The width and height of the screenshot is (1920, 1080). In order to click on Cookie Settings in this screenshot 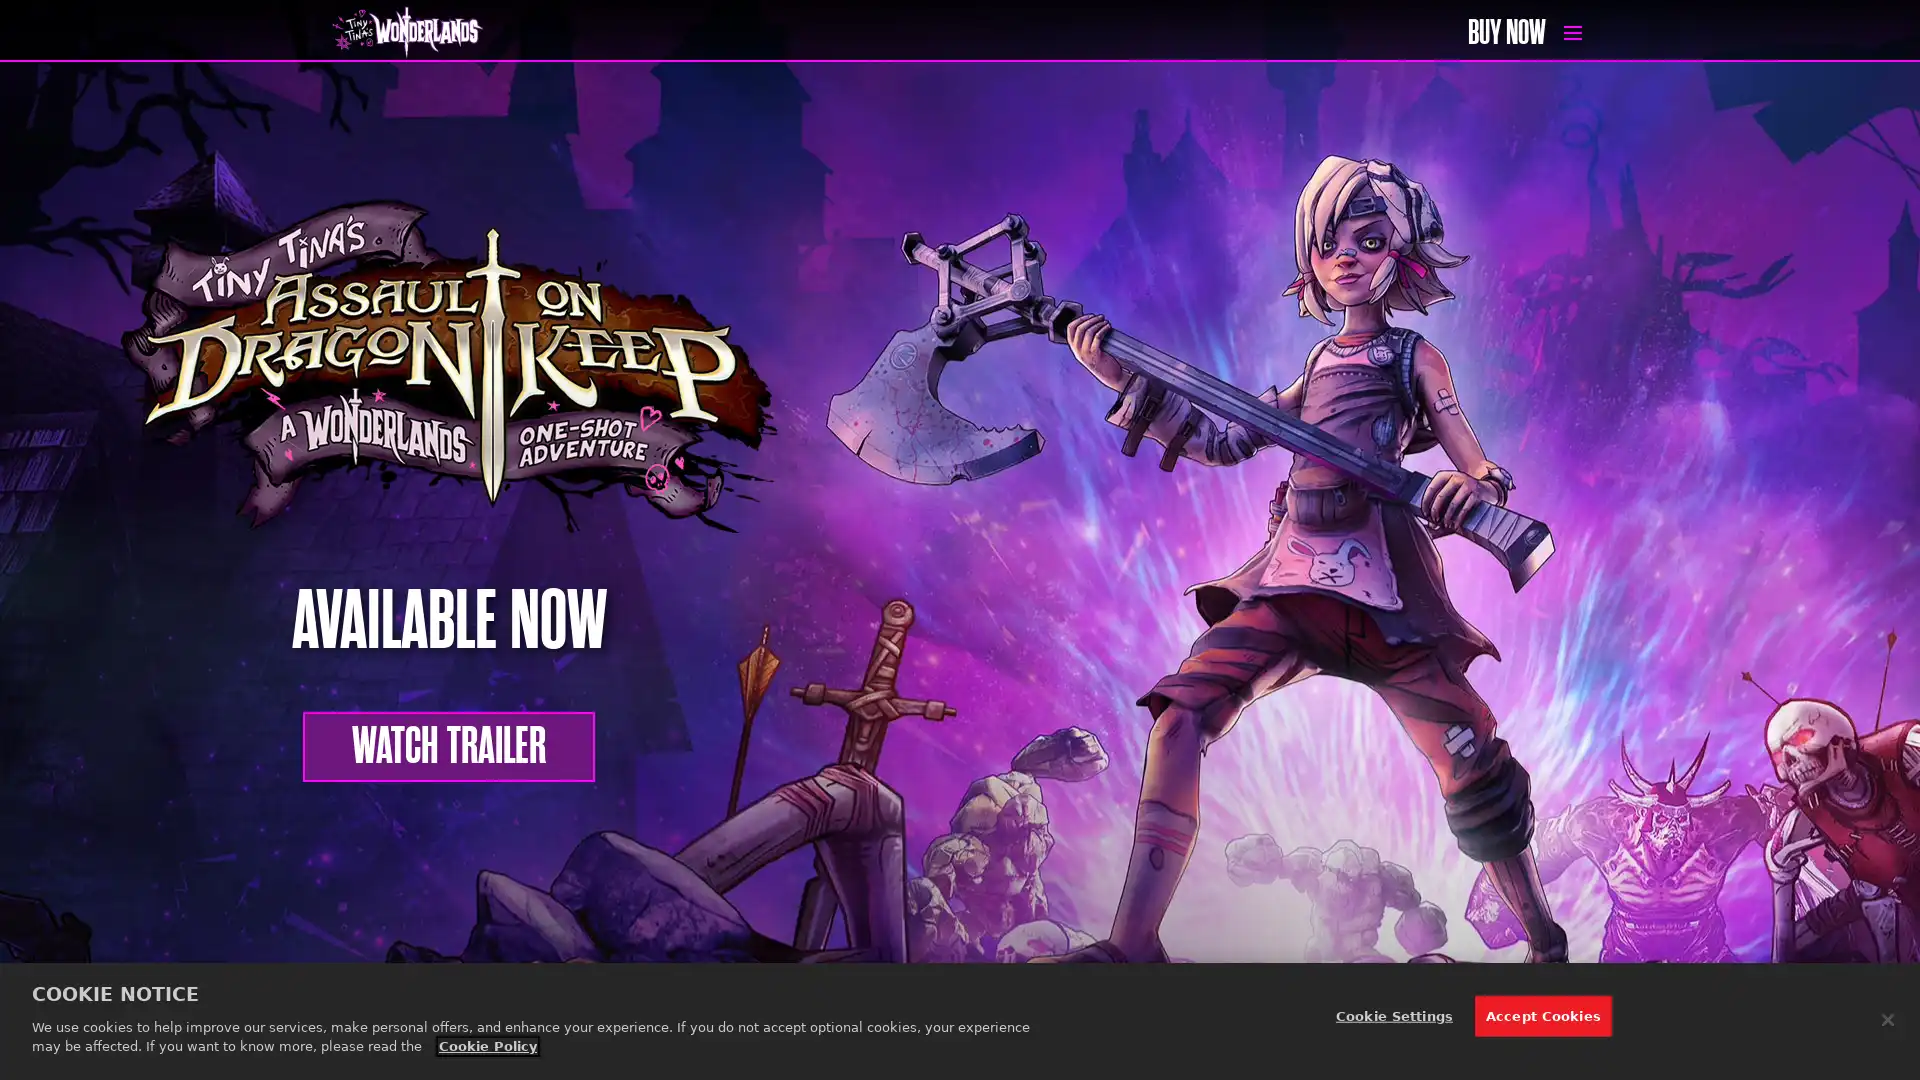, I will do `click(1392, 1015)`.